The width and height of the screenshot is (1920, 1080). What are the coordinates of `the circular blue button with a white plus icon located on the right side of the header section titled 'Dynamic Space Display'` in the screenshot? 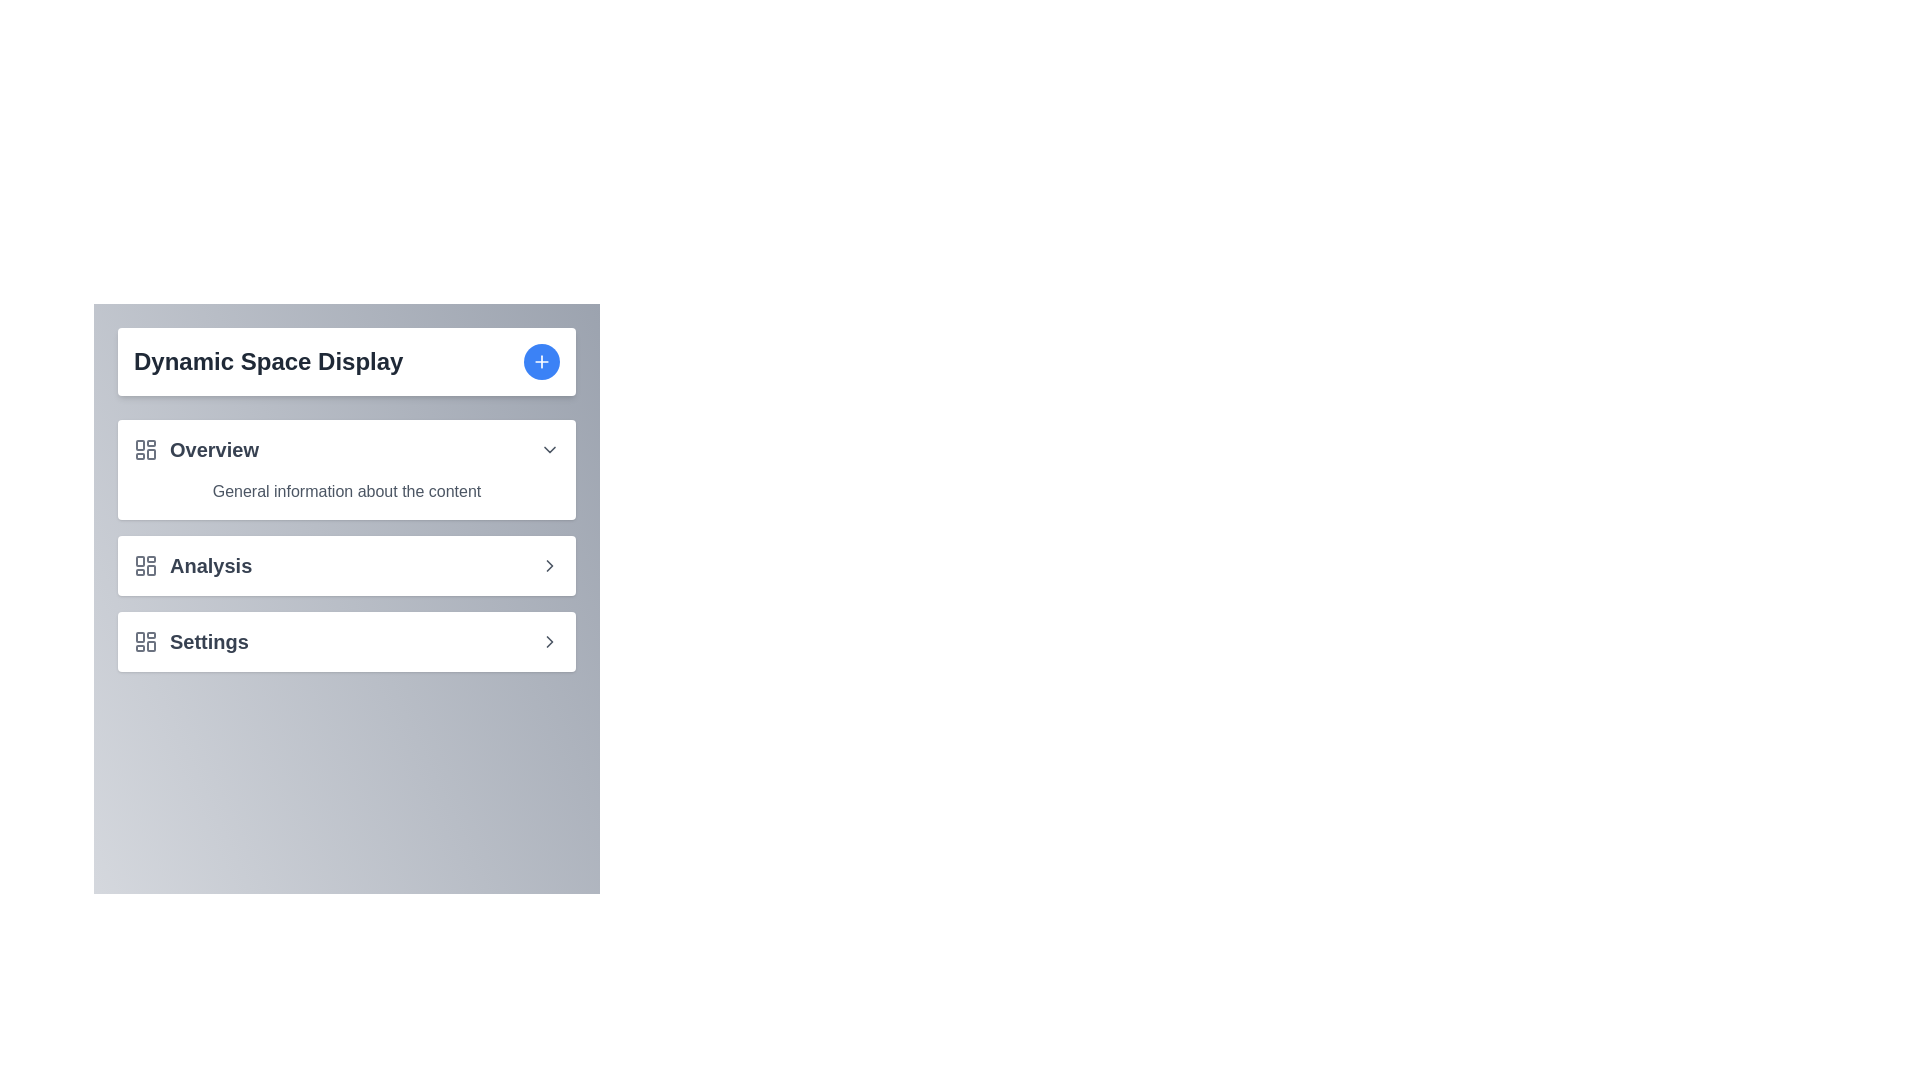 It's located at (542, 362).